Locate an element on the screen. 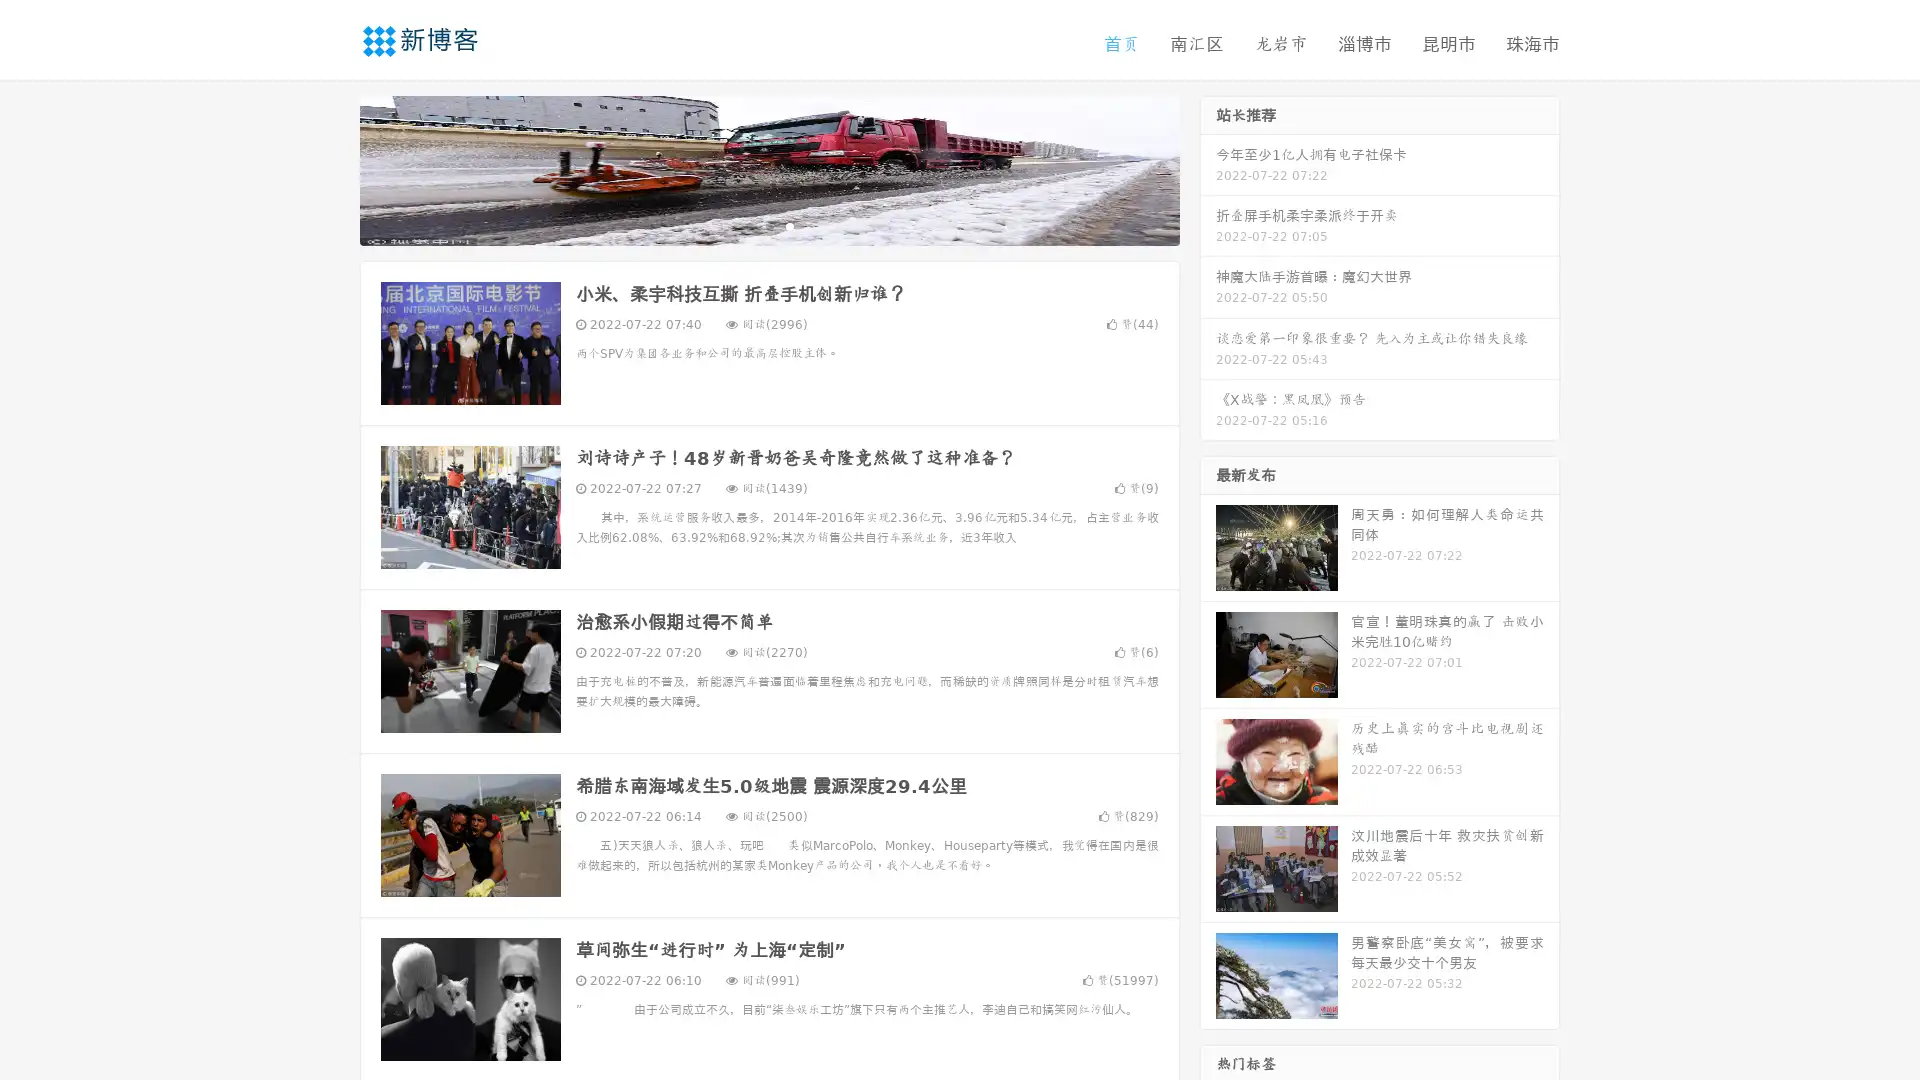 This screenshot has height=1080, width=1920. Go to slide 3 is located at coordinates (789, 225).